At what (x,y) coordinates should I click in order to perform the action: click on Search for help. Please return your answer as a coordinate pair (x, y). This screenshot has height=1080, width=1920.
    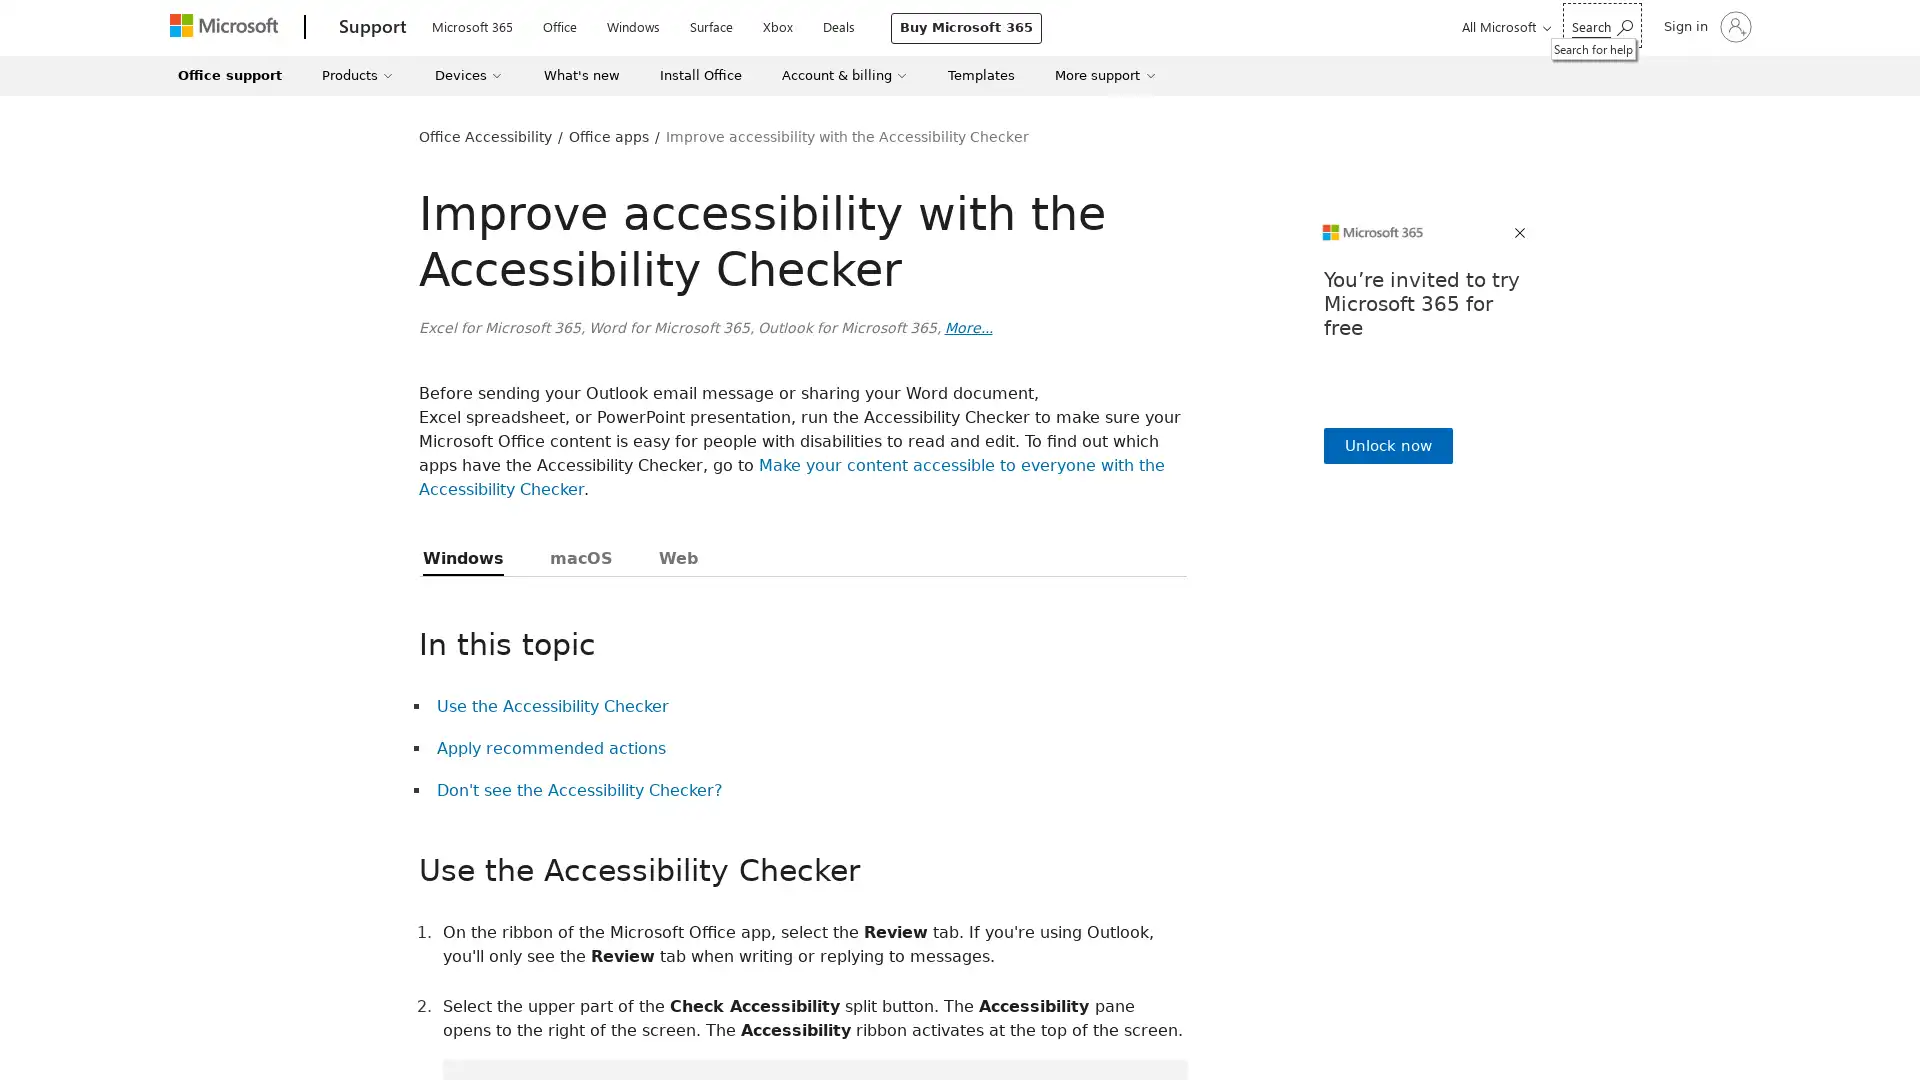
    Looking at the image, I should click on (1602, 25).